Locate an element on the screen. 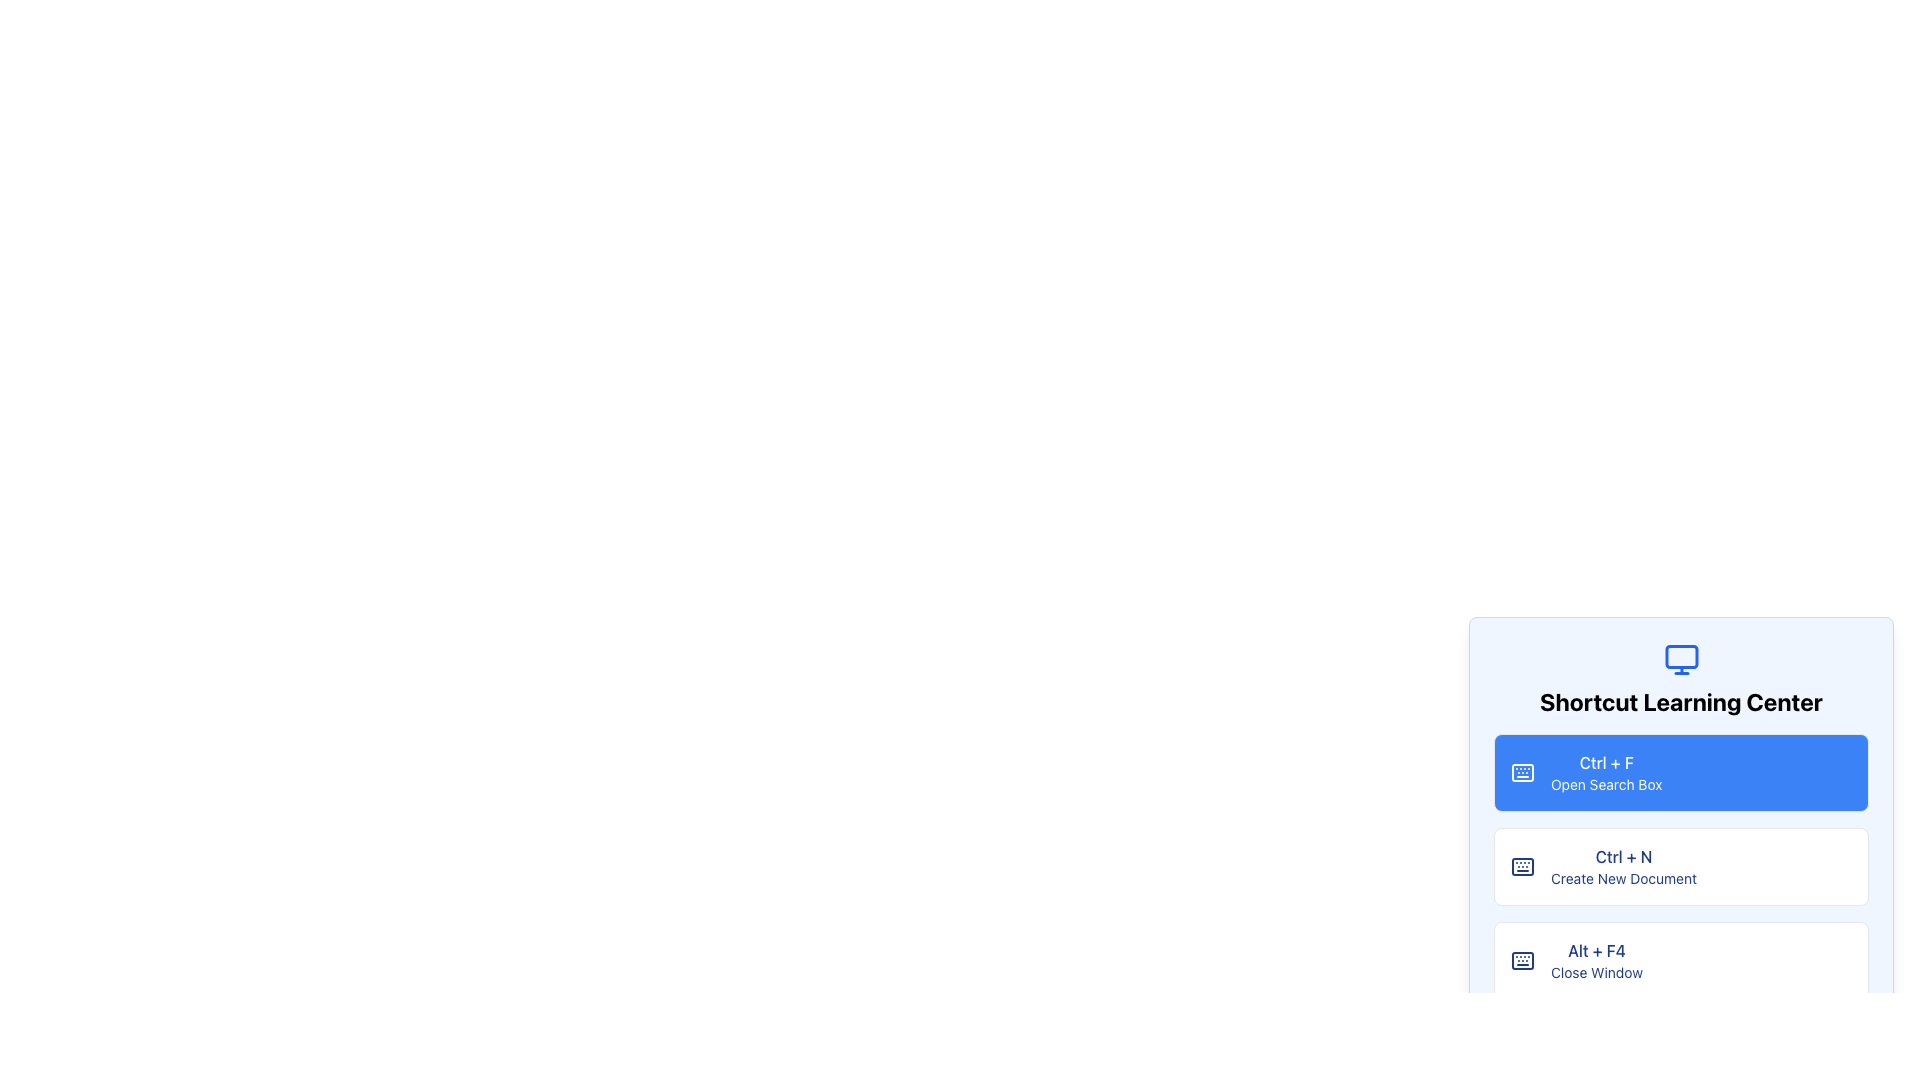 The image size is (1920, 1080). the text element that informs users about the keyboard shortcut 'Ctrl + N' for creating a new document, located in the 'Shortcut Learning Center' is located at coordinates (1623, 866).